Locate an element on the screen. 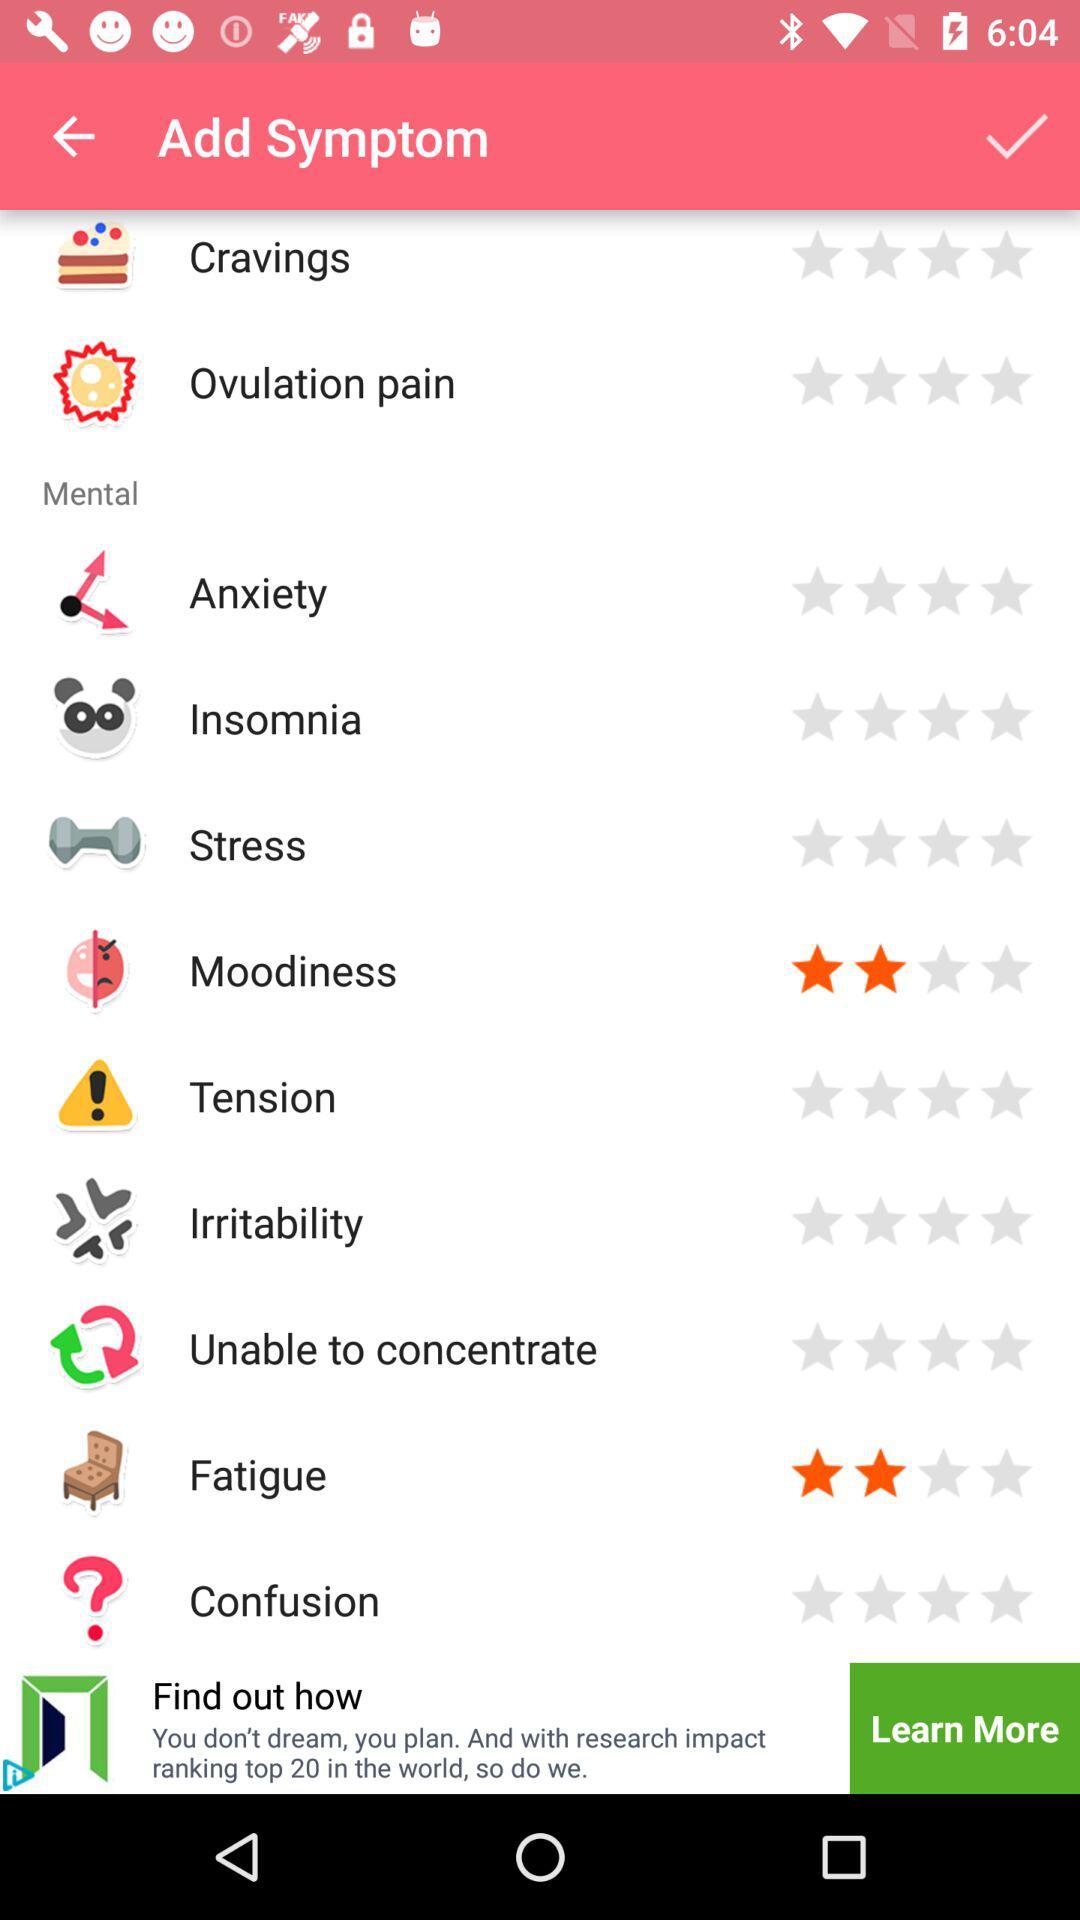  rate 5 stars is located at coordinates (1006, 1220).